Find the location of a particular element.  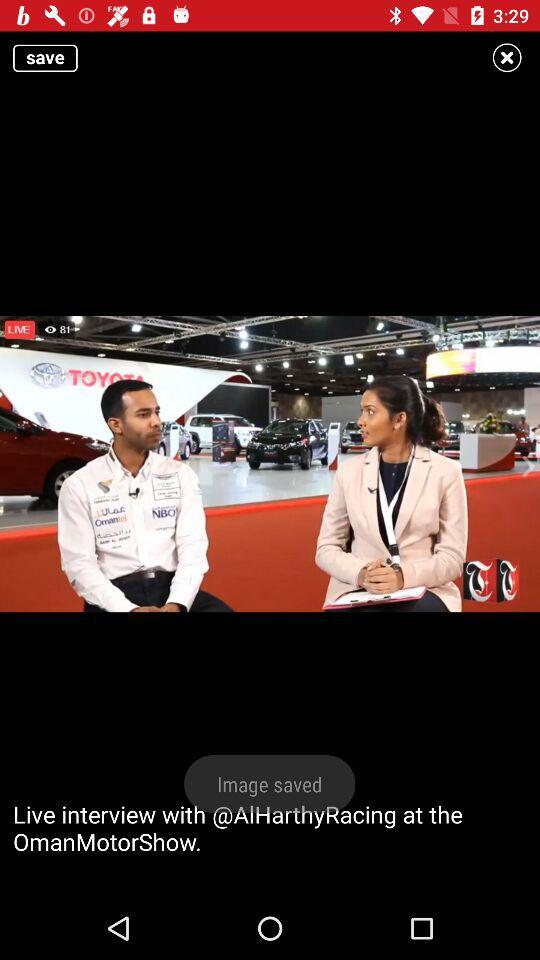

the close icon is located at coordinates (498, 62).